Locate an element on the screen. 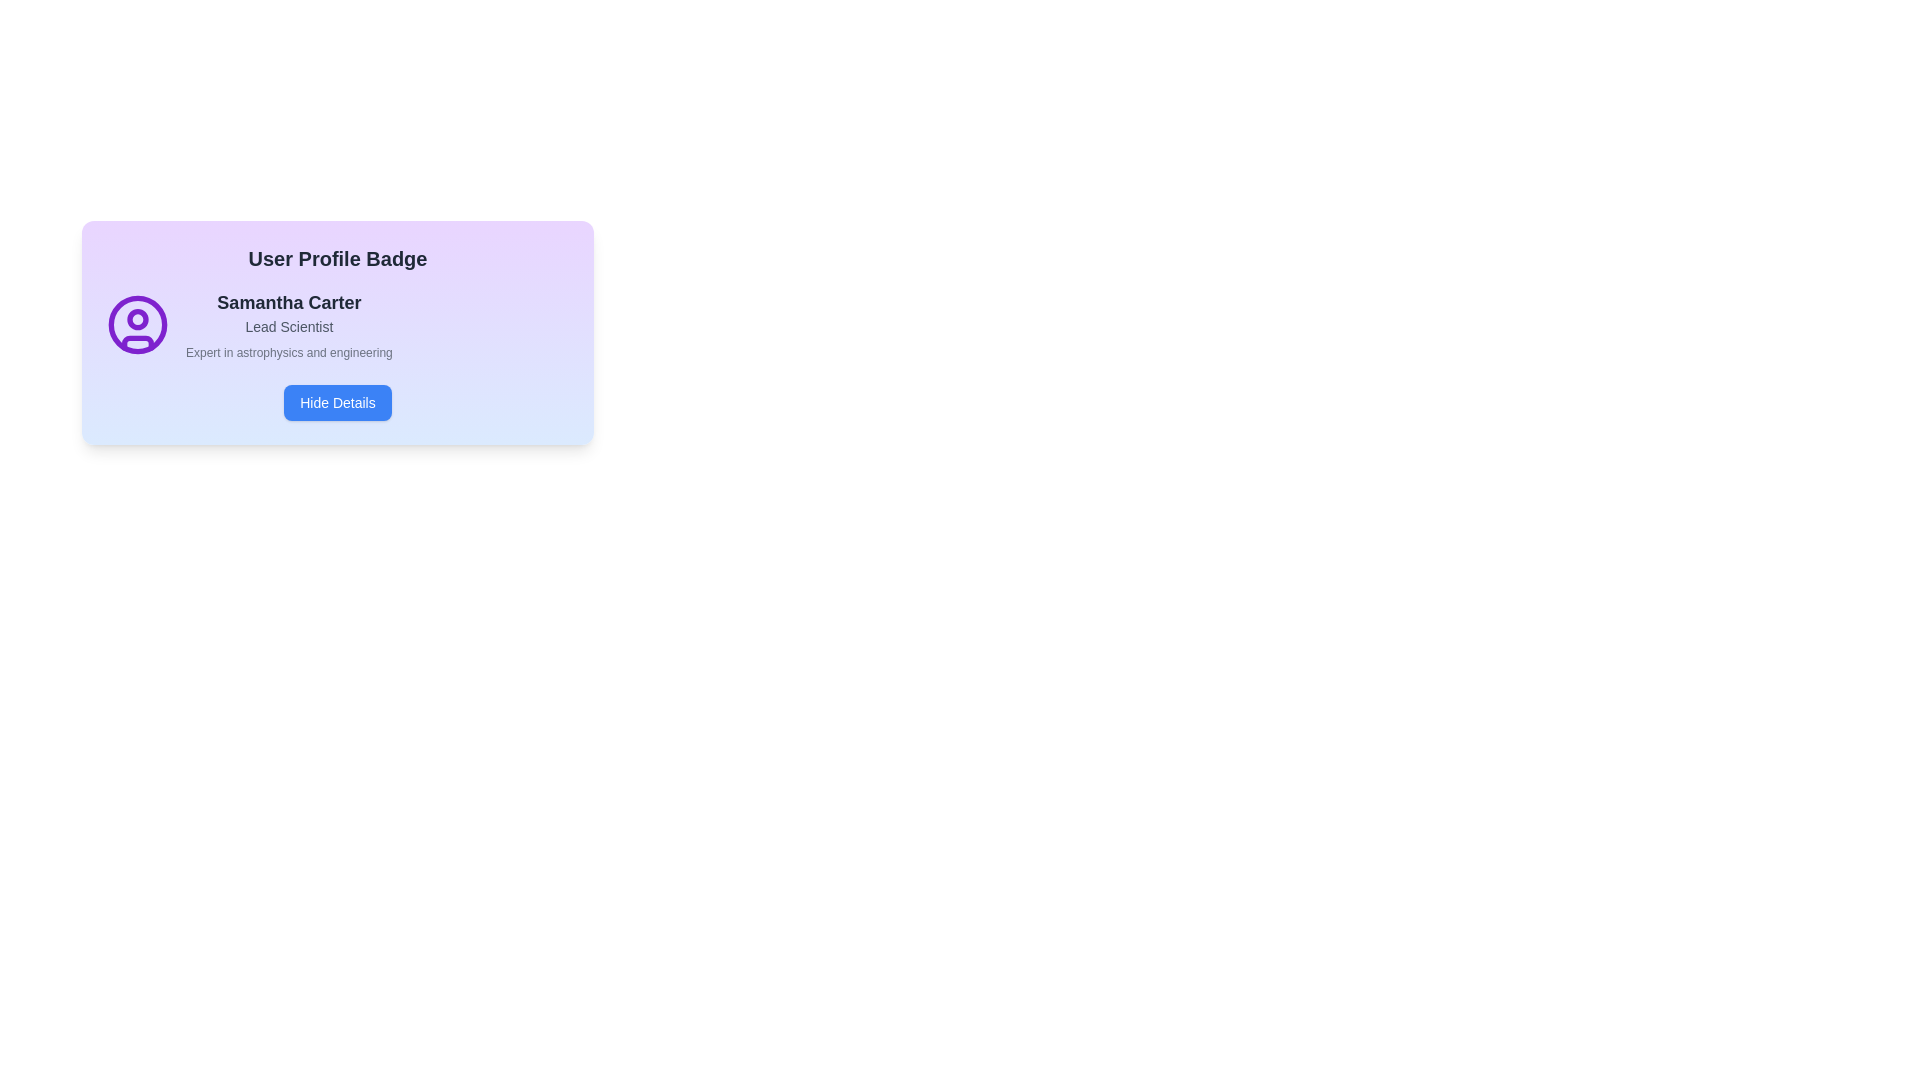  the 'Hide Details' button, which is a bright blue rectangular button with rounded corners, located at the bottom-center of the 'User Profile Badge' card layout is located at coordinates (337, 402).